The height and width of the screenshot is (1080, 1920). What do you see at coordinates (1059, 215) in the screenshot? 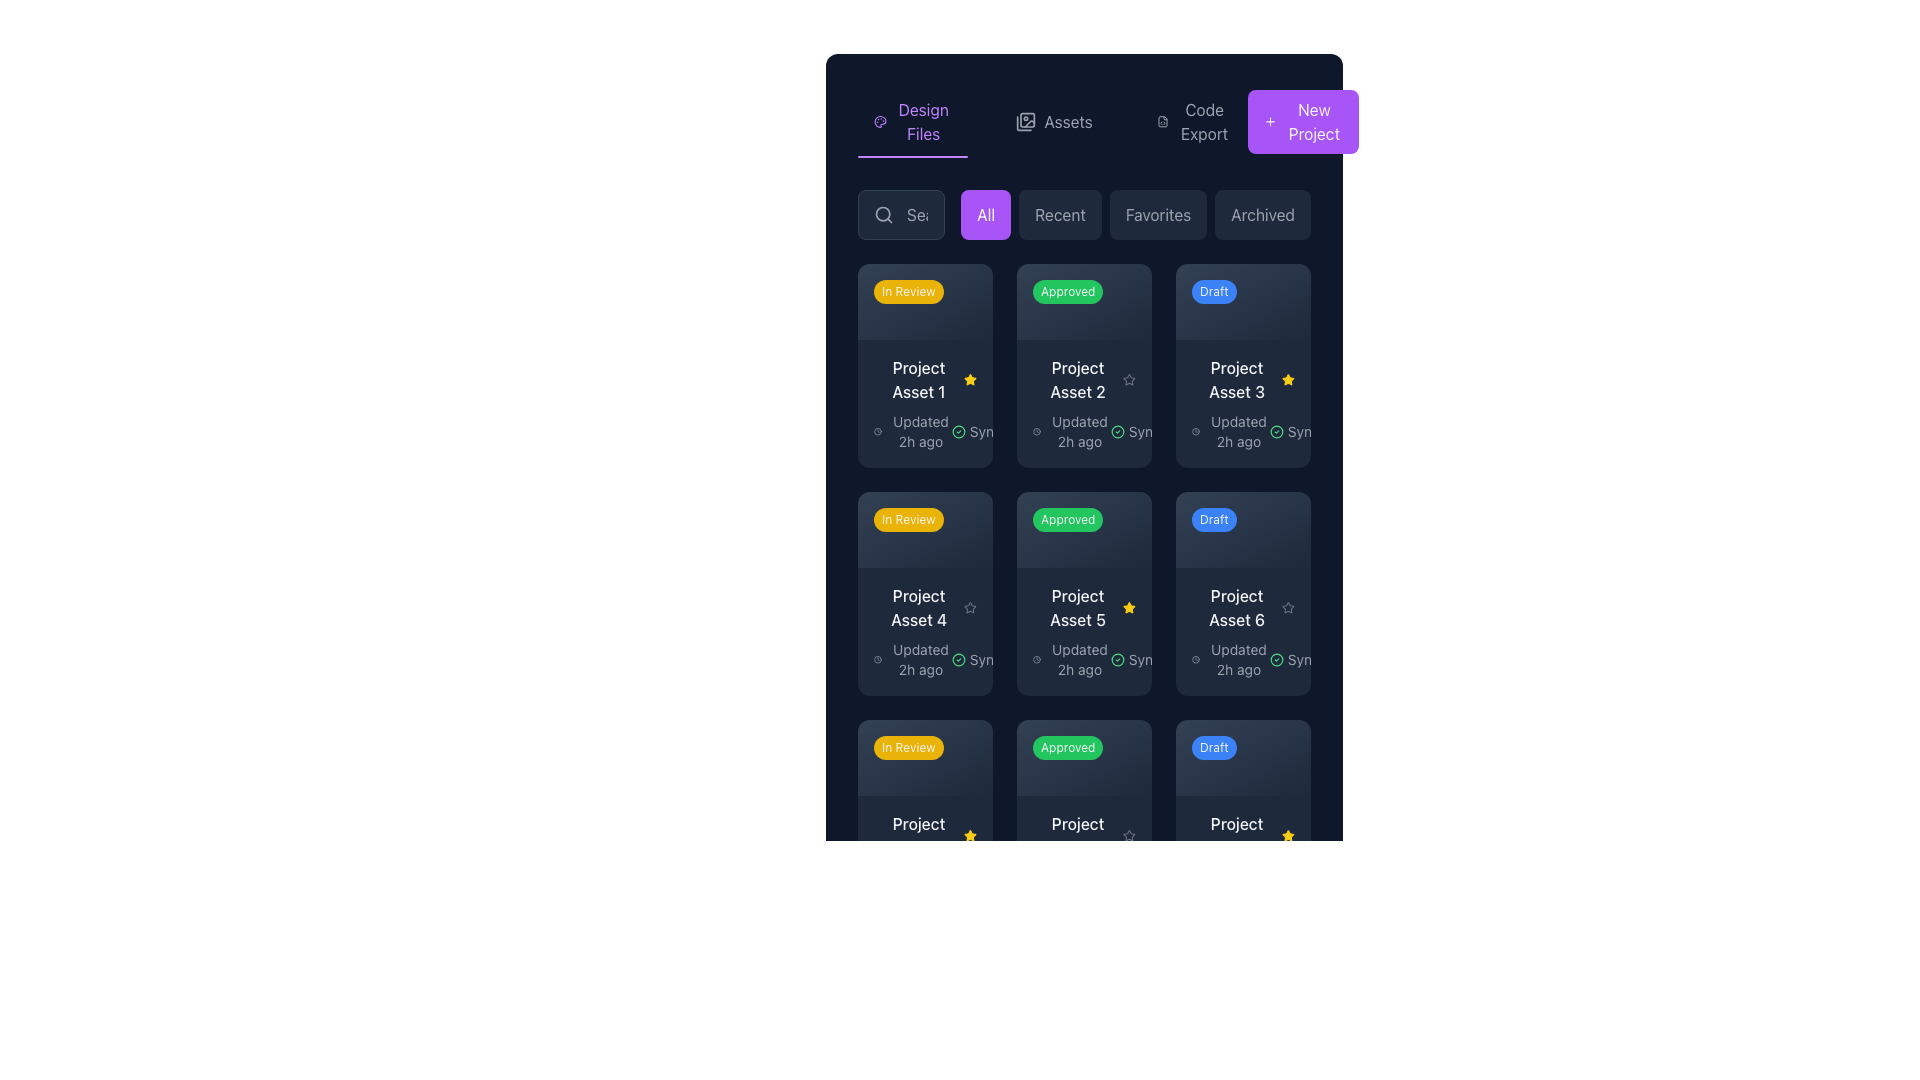
I see `the 'Recent' button, which is the second button from the left in a horizontal group with a dark slate background and light-gray text` at bounding box center [1059, 215].